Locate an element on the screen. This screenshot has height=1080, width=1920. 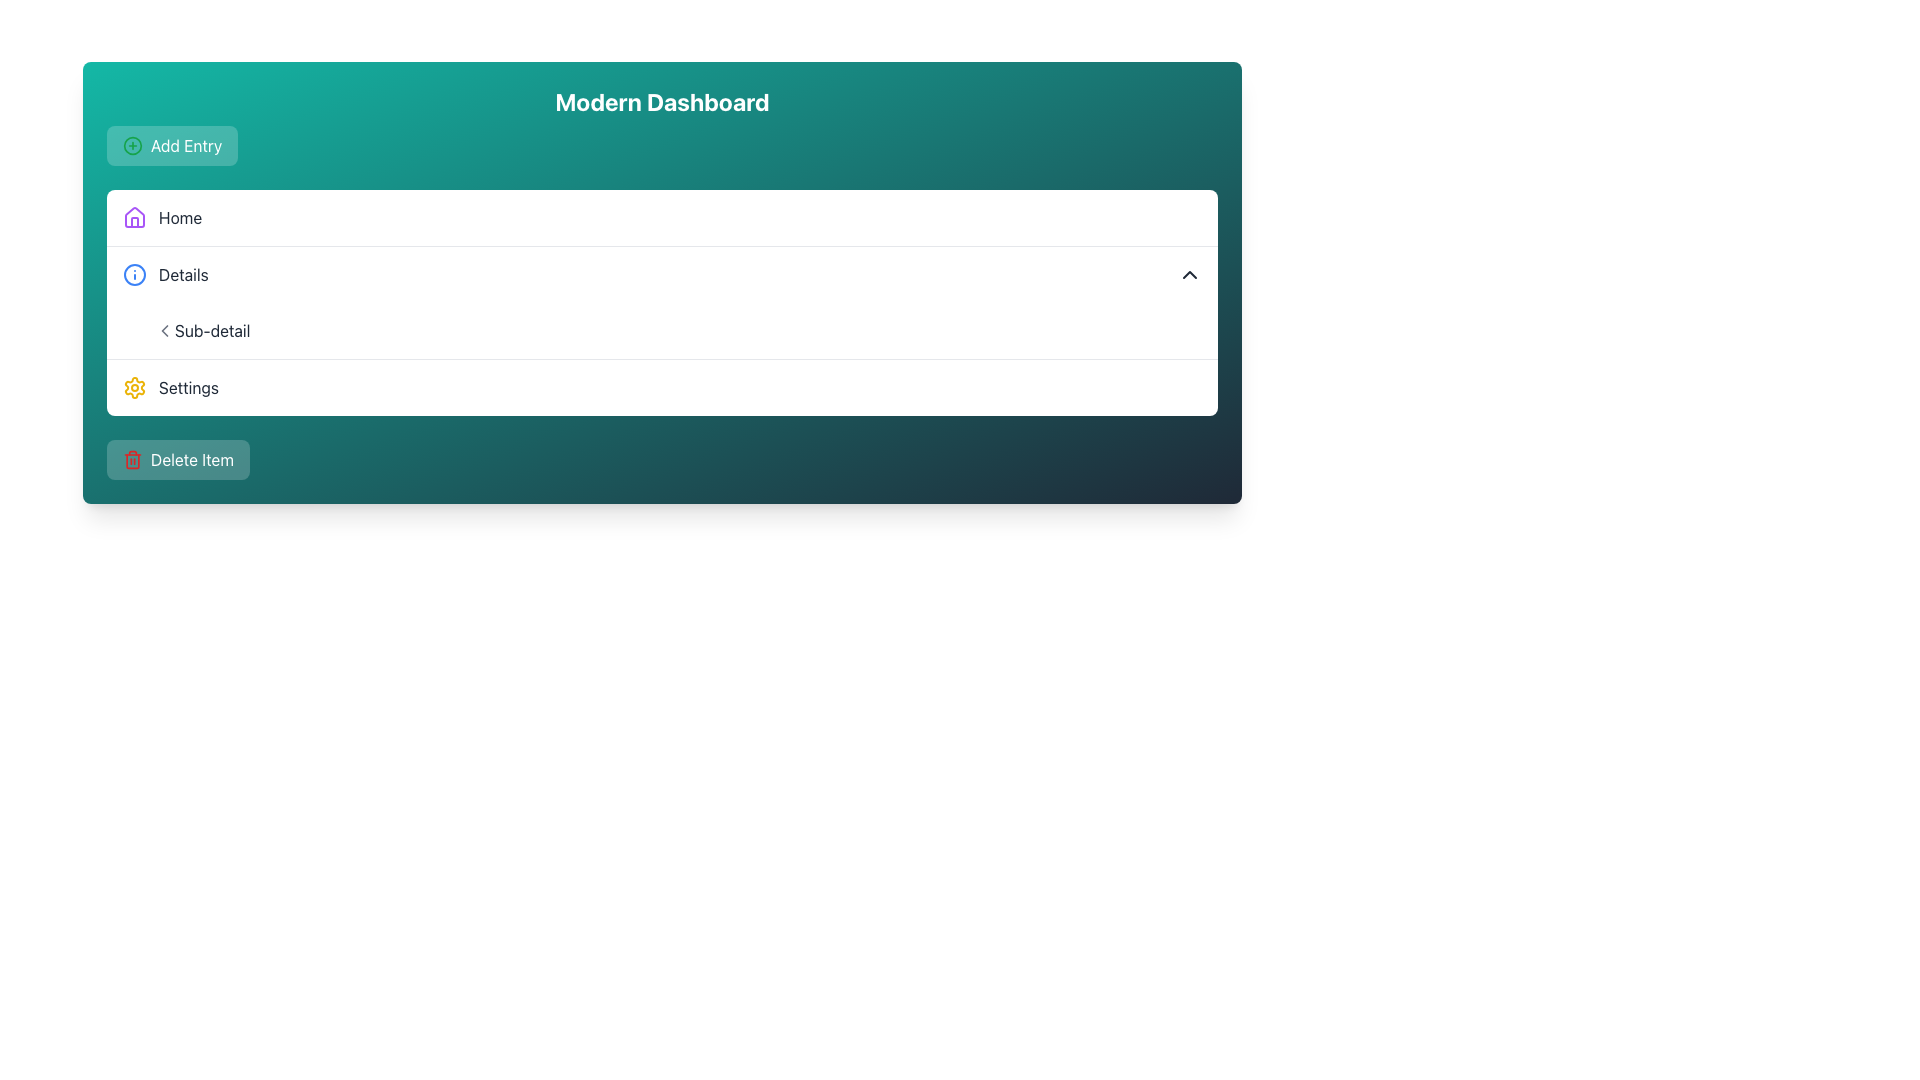
the 'Settings' icon located to the left of the text 'Settings' in the navigation list is located at coordinates (133, 388).